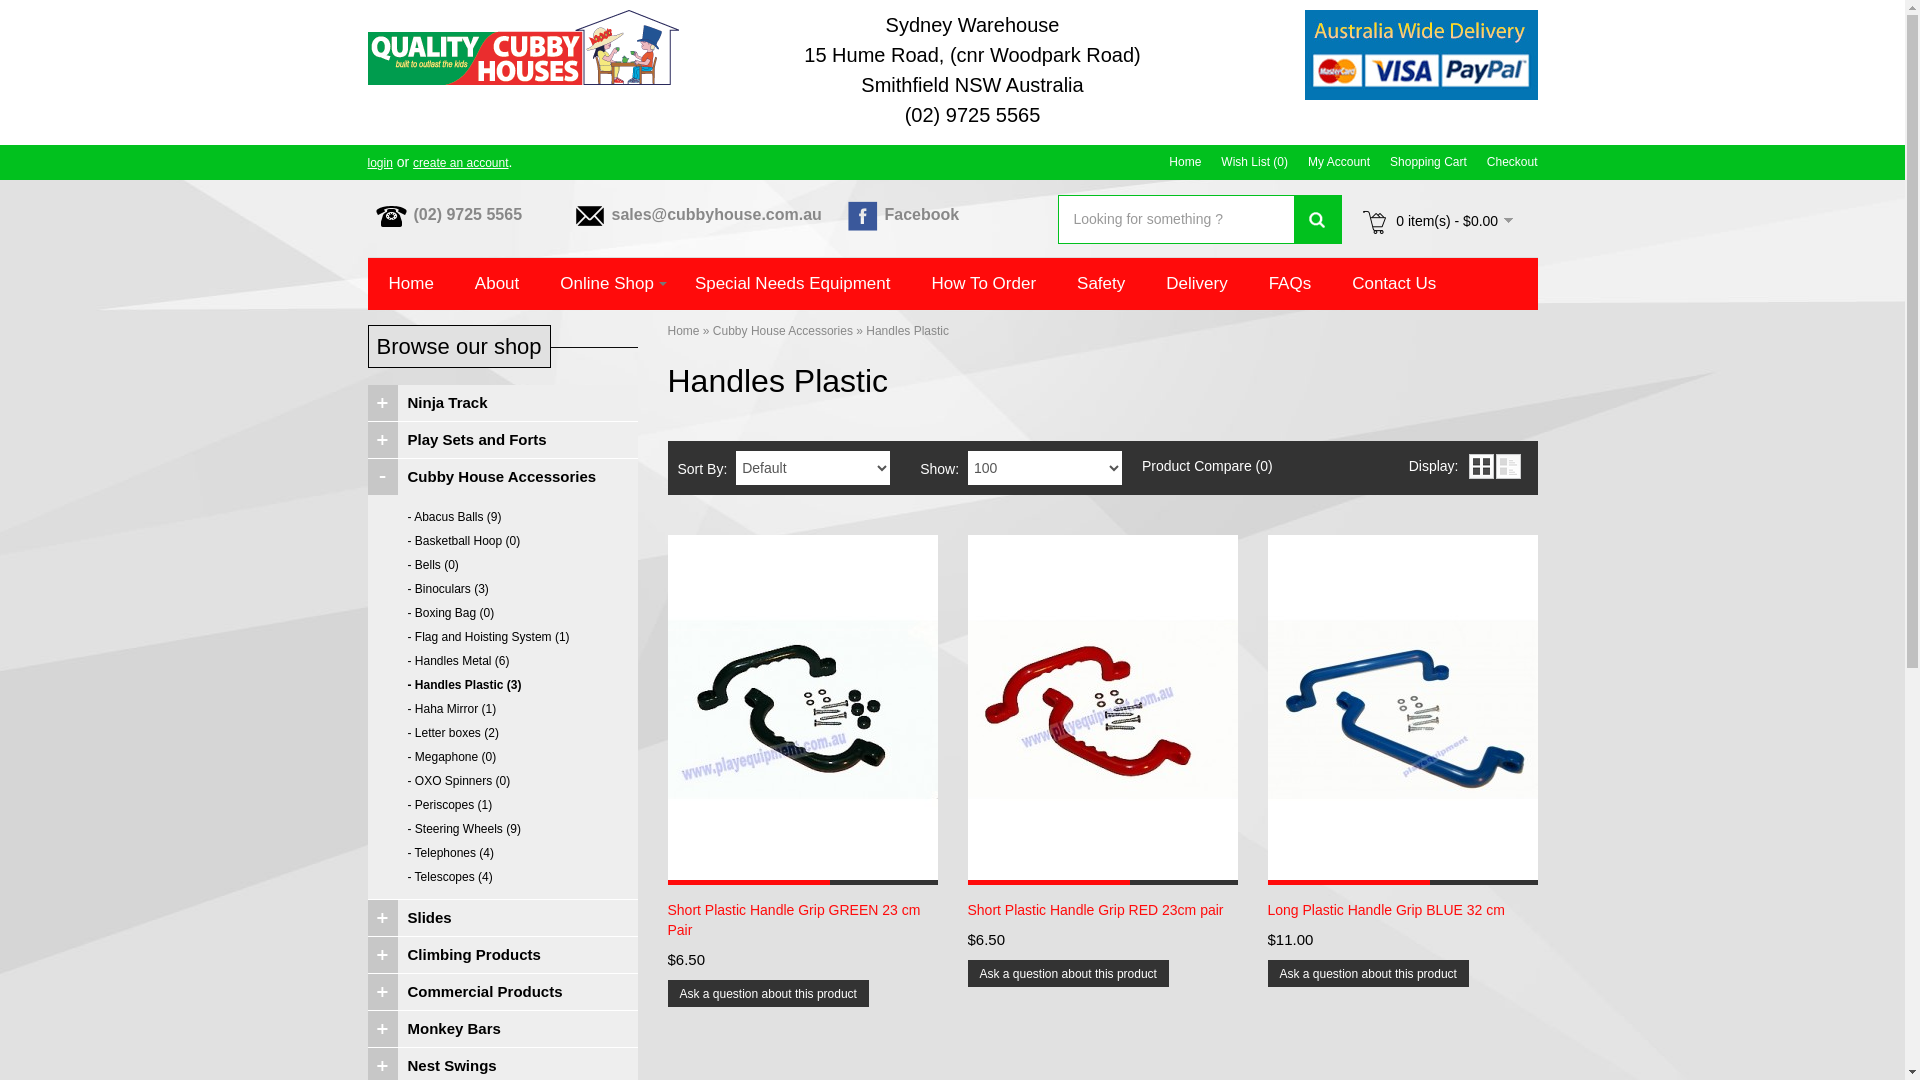  I want to click on '- Telescopes (4)', so click(503, 875).